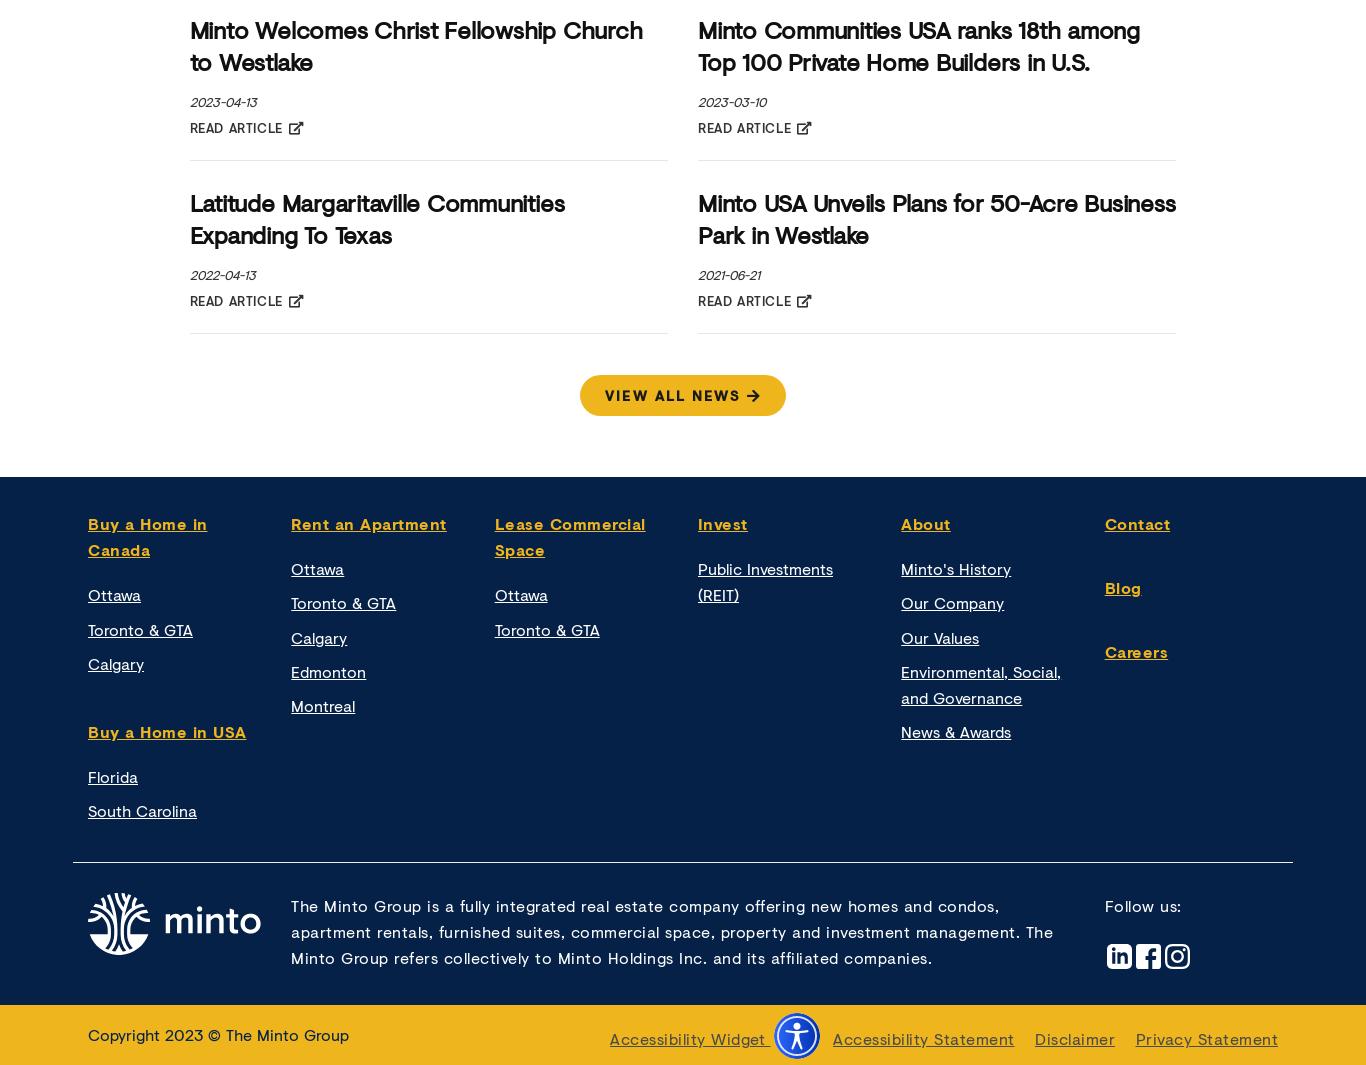 This screenshot has width=1366, height=1065. Describe the element at coordinates (939, 636) in the screenshot. I see `'Our Values'` at that location.